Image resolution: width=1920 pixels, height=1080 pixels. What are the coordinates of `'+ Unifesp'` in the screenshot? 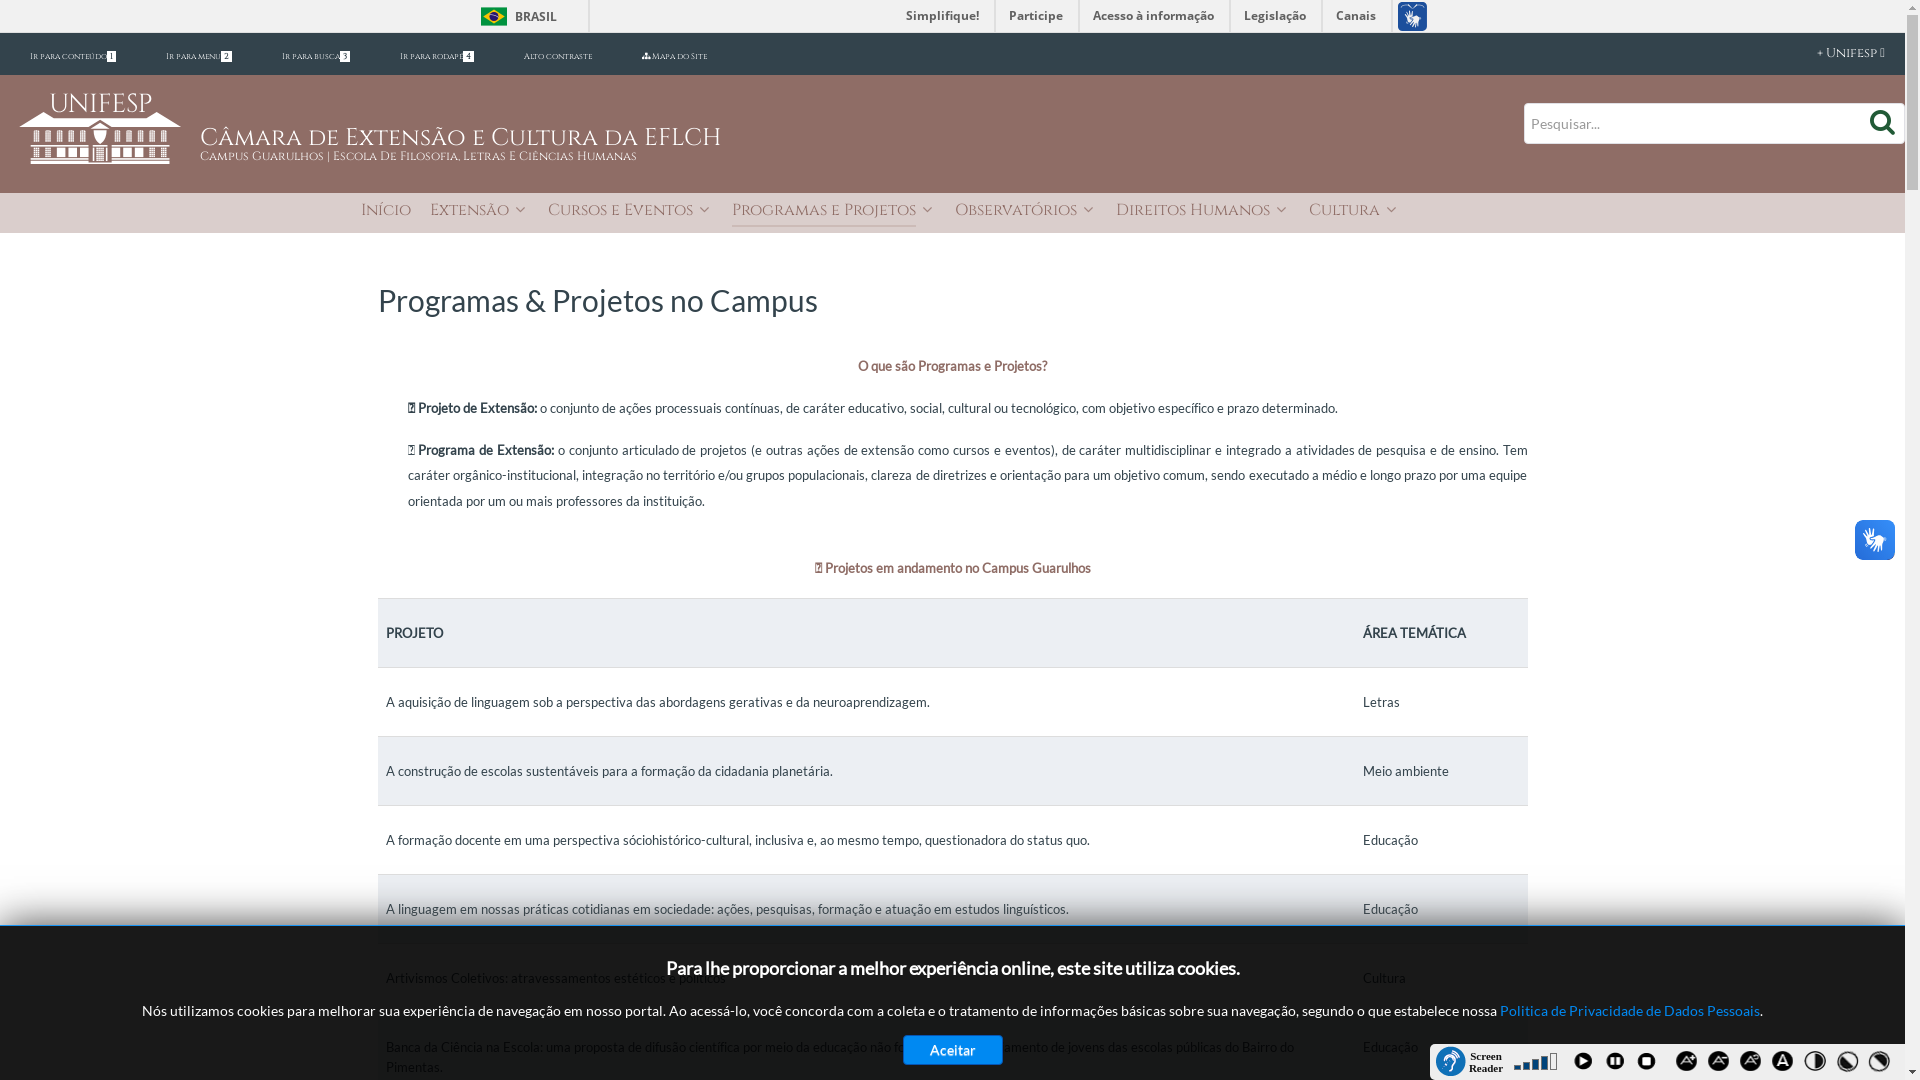 It's located at (1829, 53).